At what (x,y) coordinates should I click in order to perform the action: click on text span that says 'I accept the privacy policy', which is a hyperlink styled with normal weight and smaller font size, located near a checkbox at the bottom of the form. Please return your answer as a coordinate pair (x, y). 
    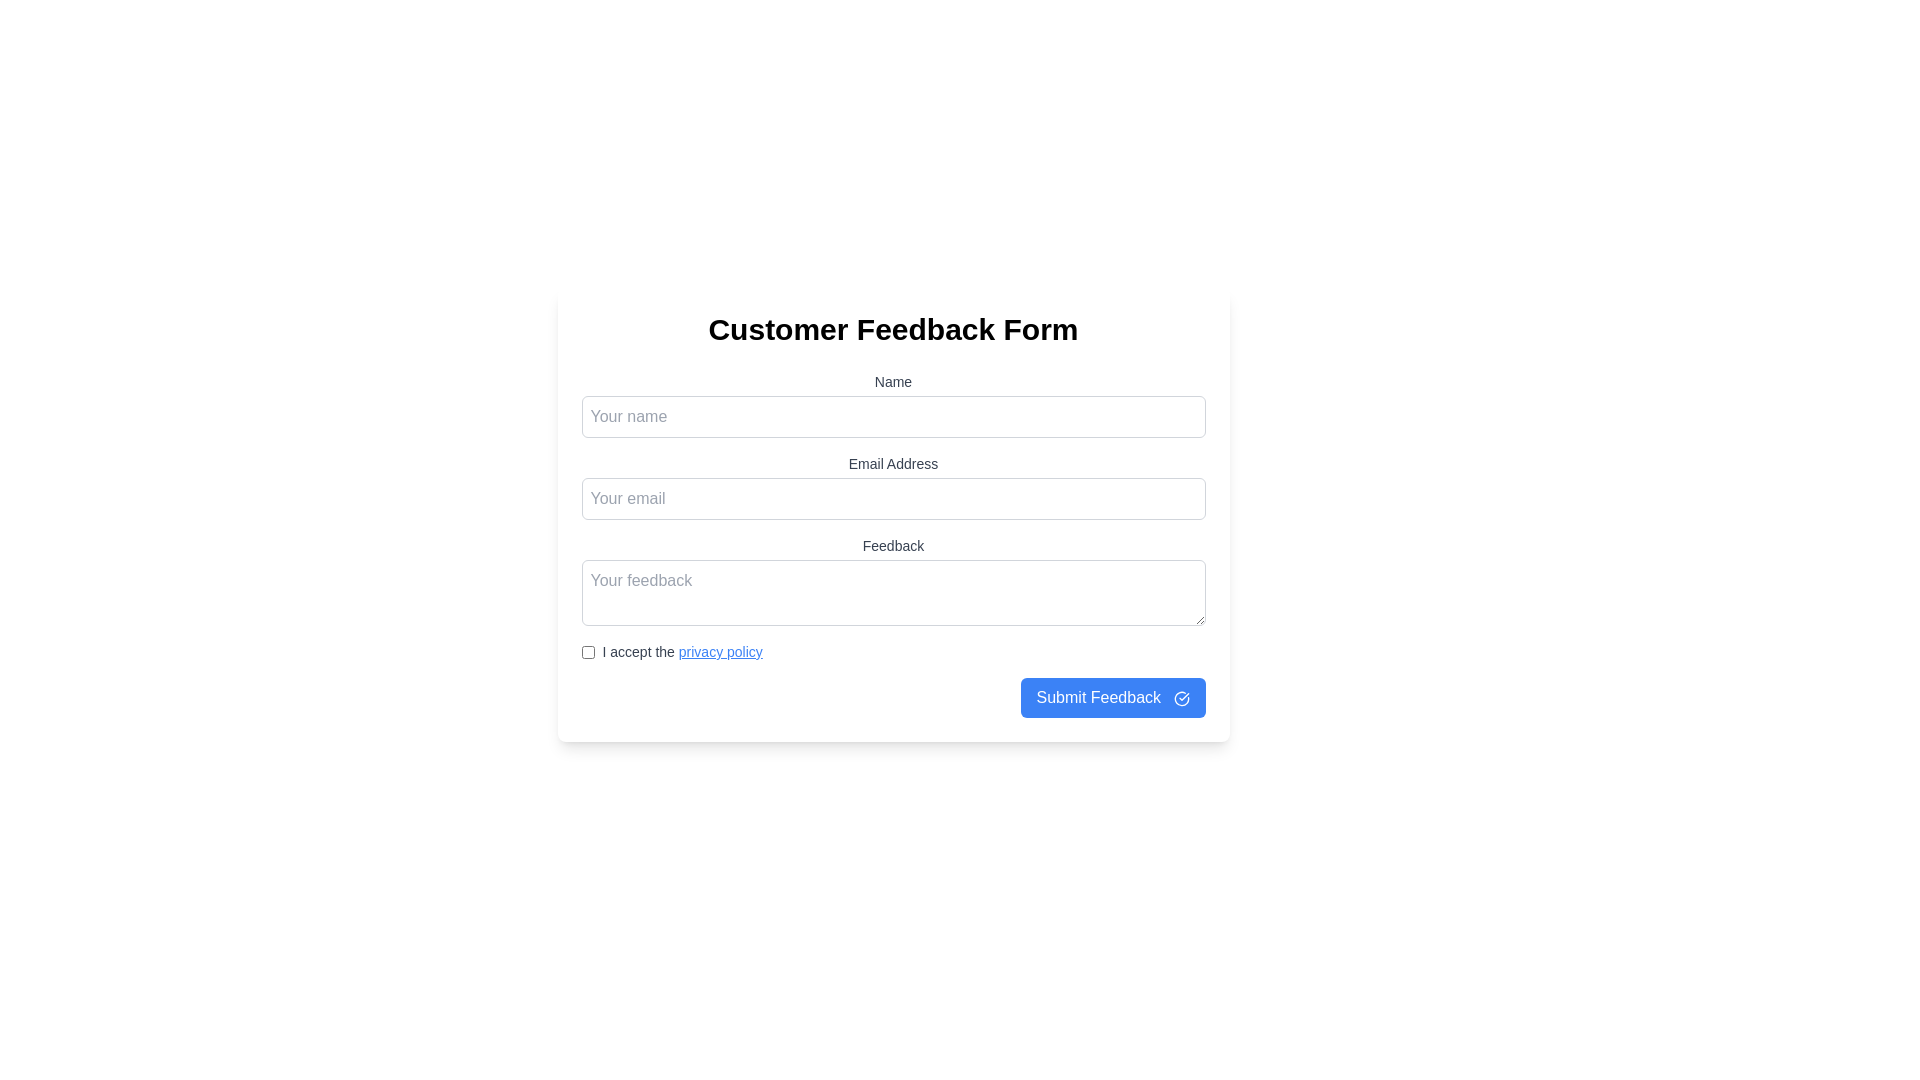
    Looking at the image, I should click on (682, 651).